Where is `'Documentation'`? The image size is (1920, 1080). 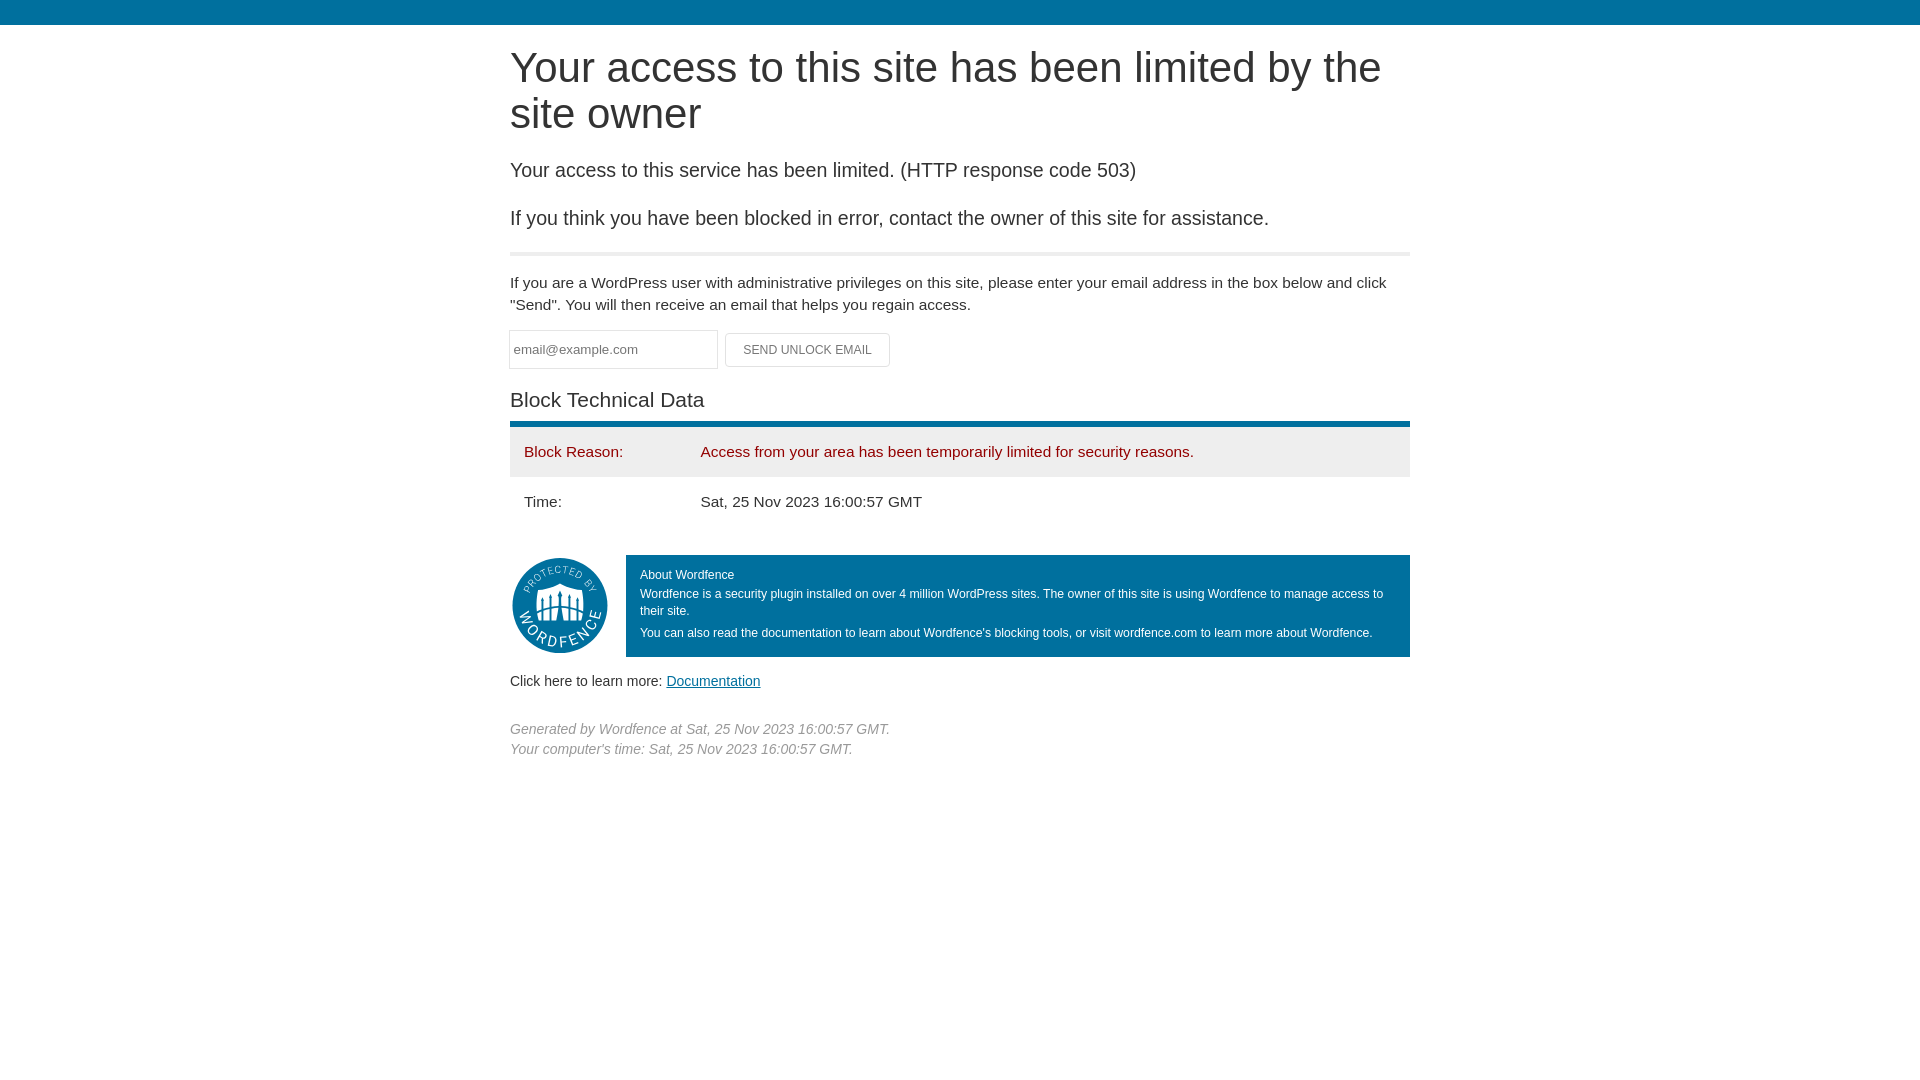 'Documentation' is located at coordinates (666, 680).